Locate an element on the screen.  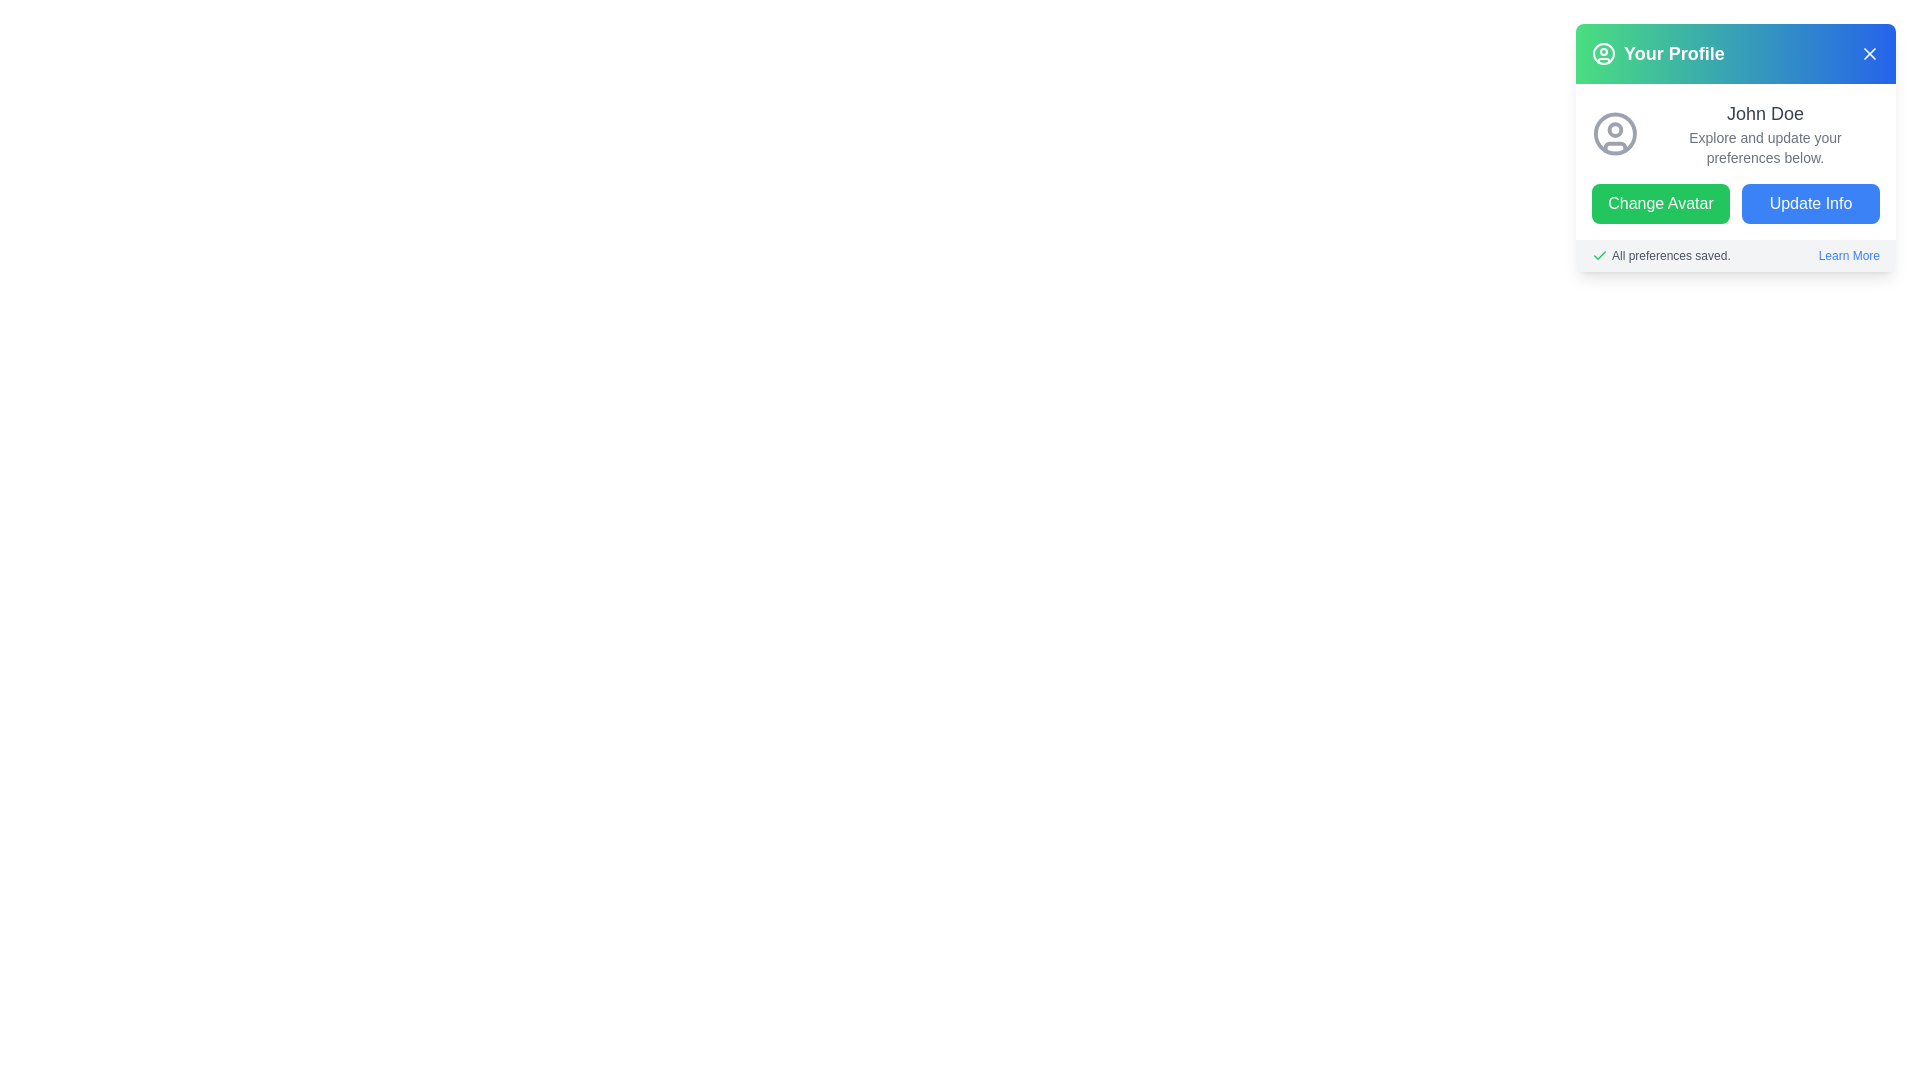
the update information button located on the right side of a two-button layout is located at coordinates (1810, 204).